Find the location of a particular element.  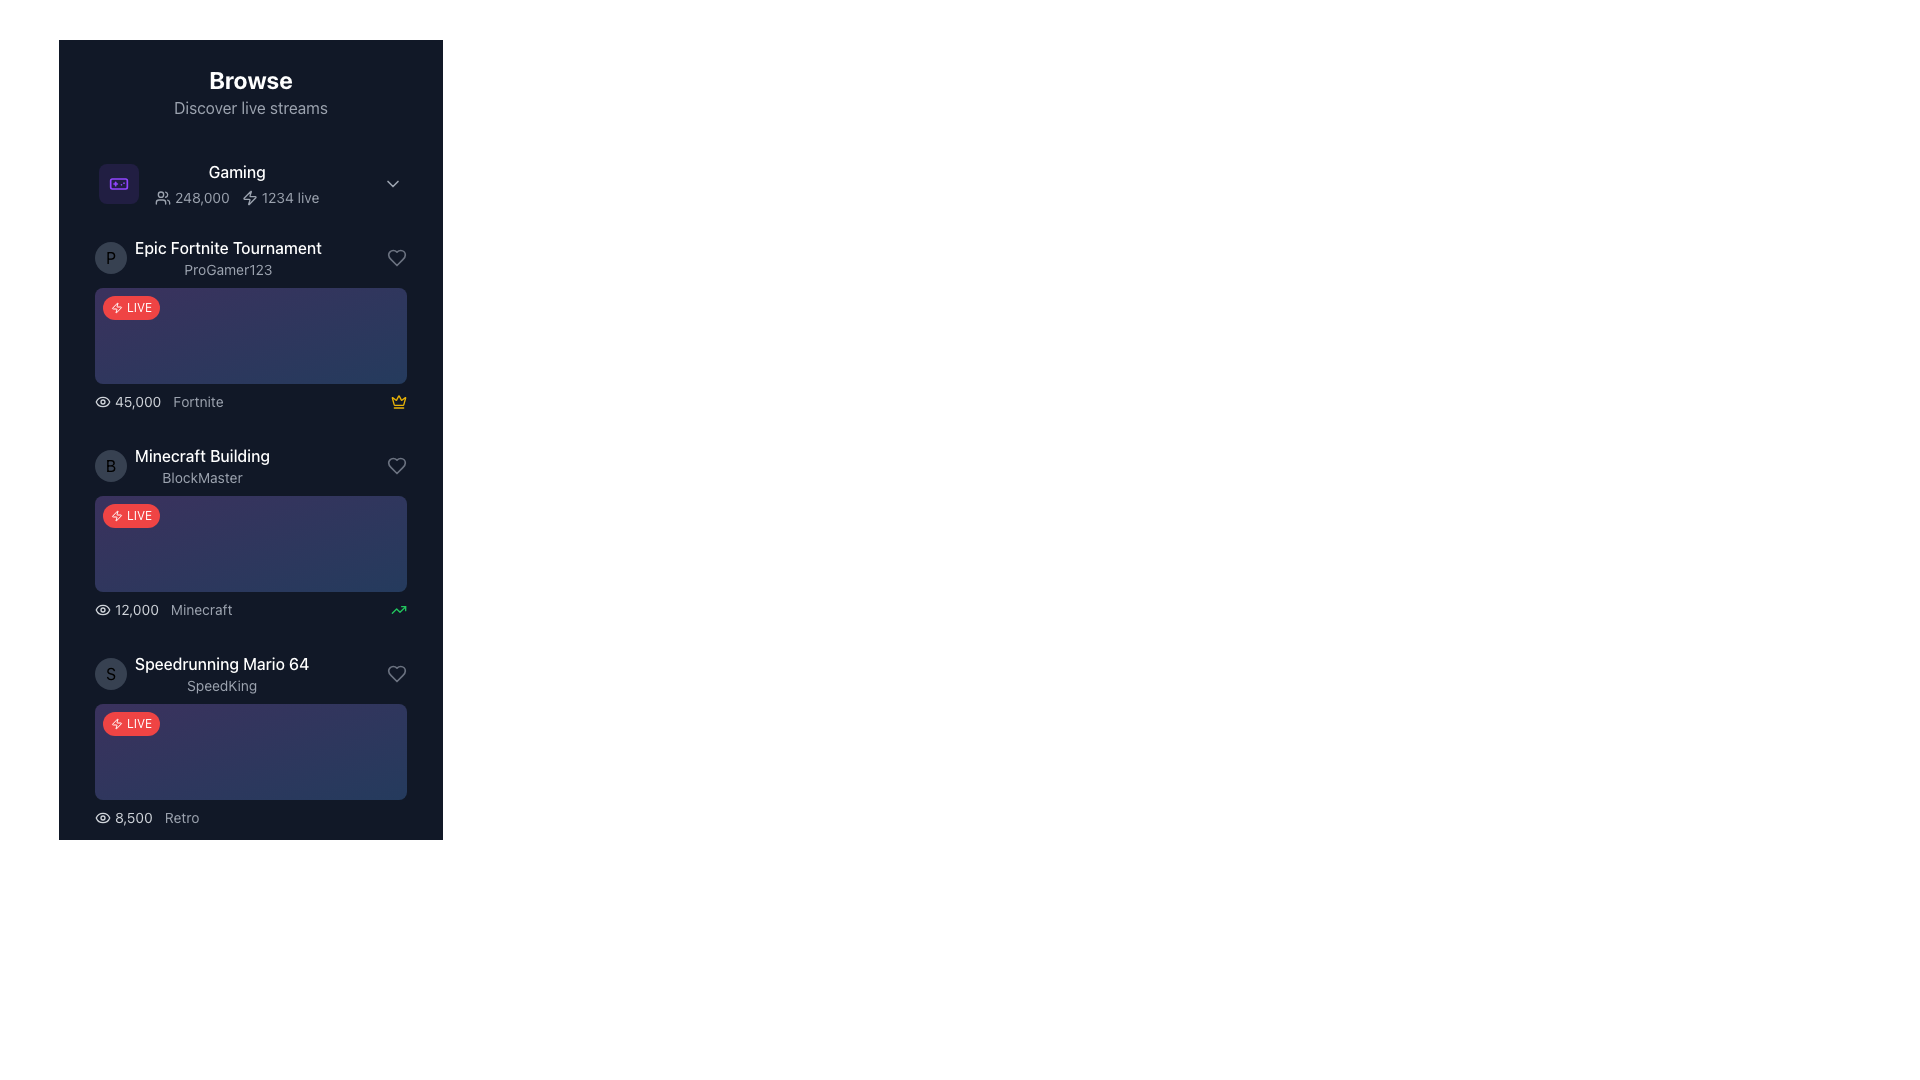

the interactive heart-shaped icon located to the far right of the 'Epic Fortnite Tournament' row is located at coordinates (397, 257).